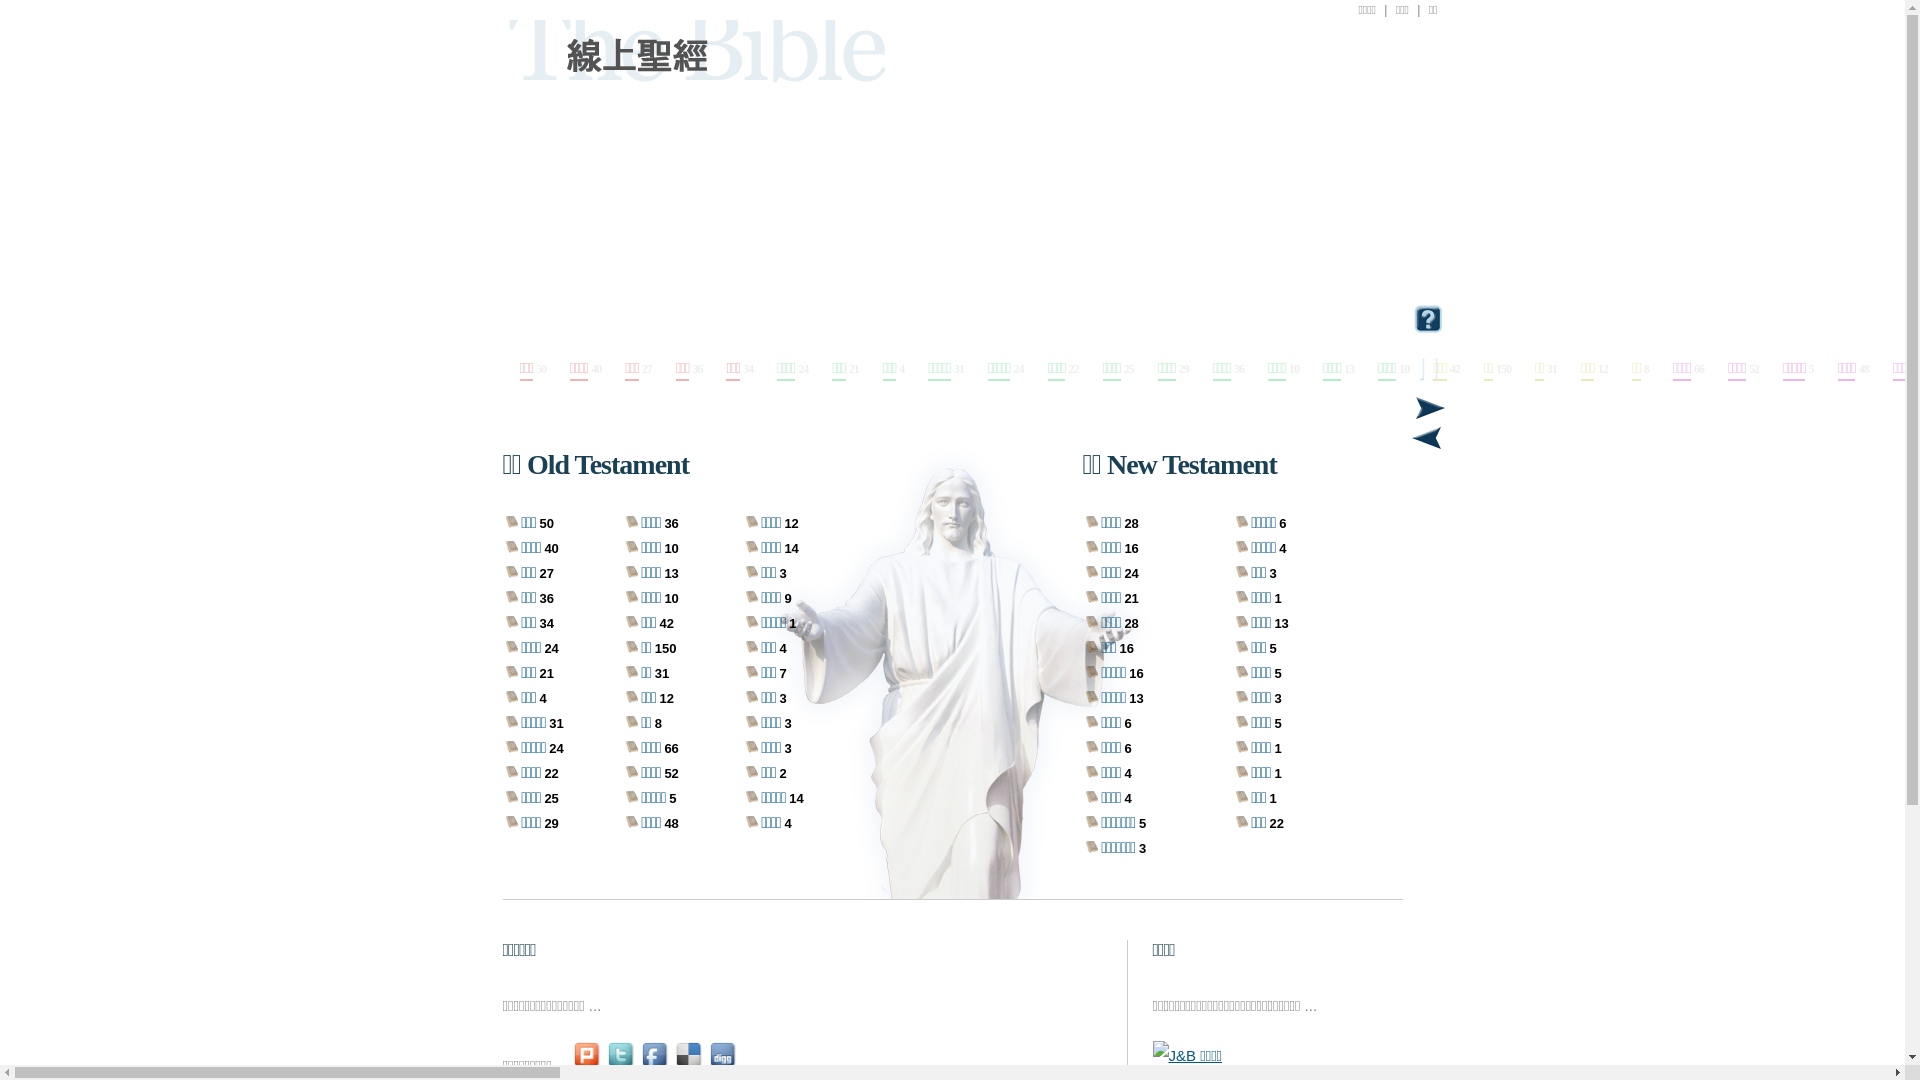 The width and height of the screenshot is (1920, 1080). What do you see at coordinates (621, 1064) in the screenshot?
I see `'Twitter'` at bounding box center [621, 1064].